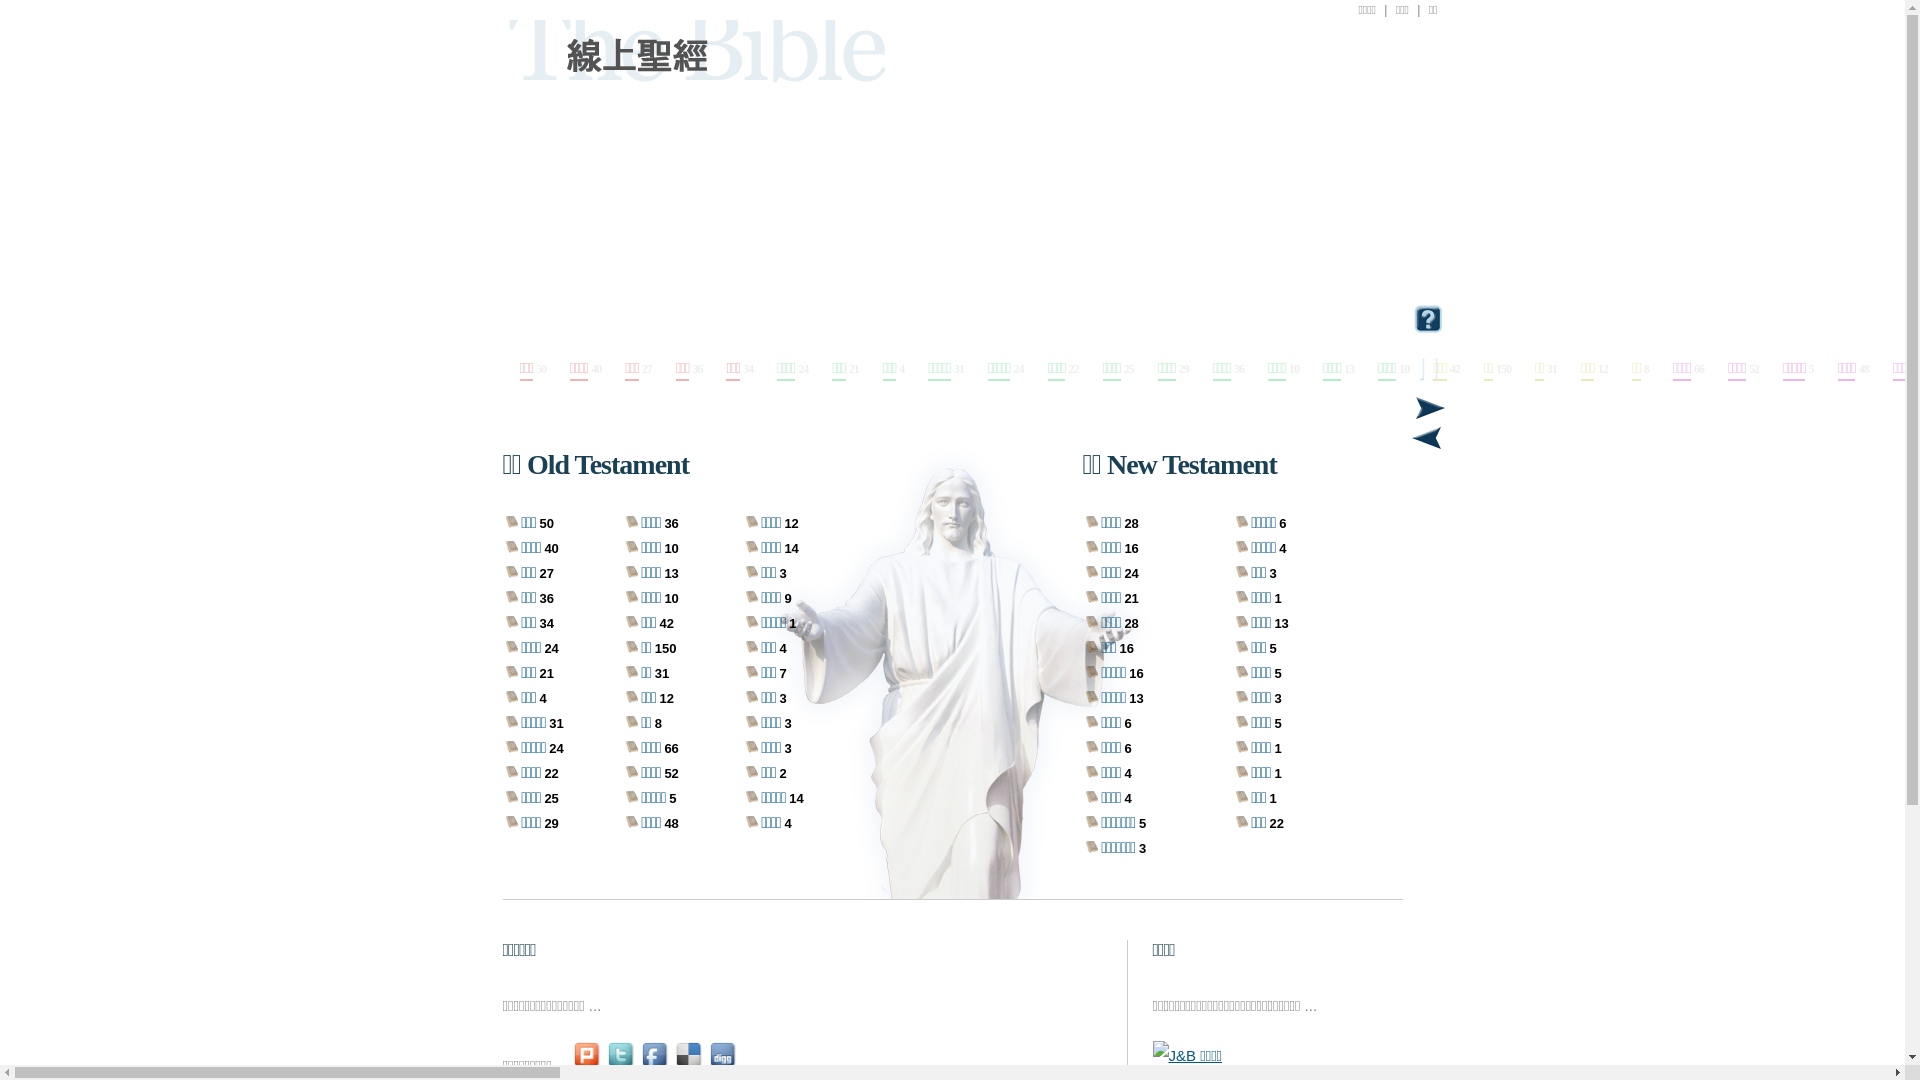 The width and height of the screenshot is (1920, 1080). What do you see at coordinates (621, 1064) in the screenshot?
I see `'Twitter'` at bounding box center [621, 1064].